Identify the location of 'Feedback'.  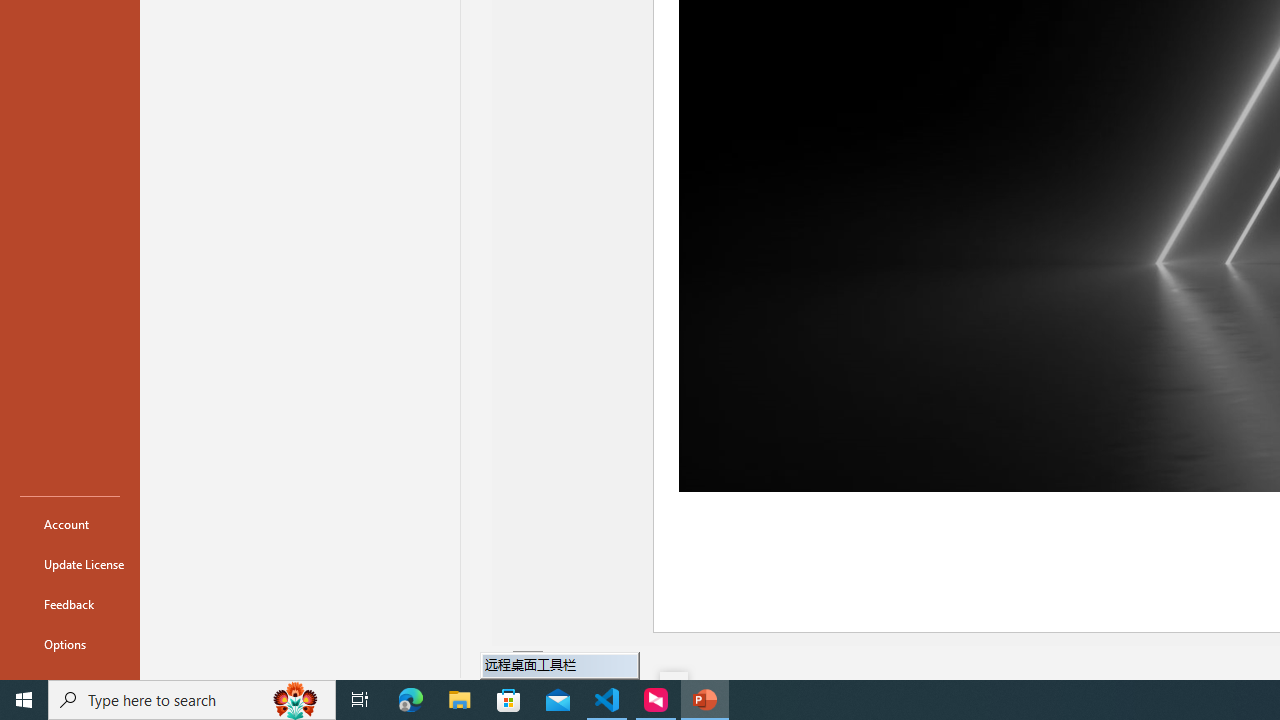
(69, 603).